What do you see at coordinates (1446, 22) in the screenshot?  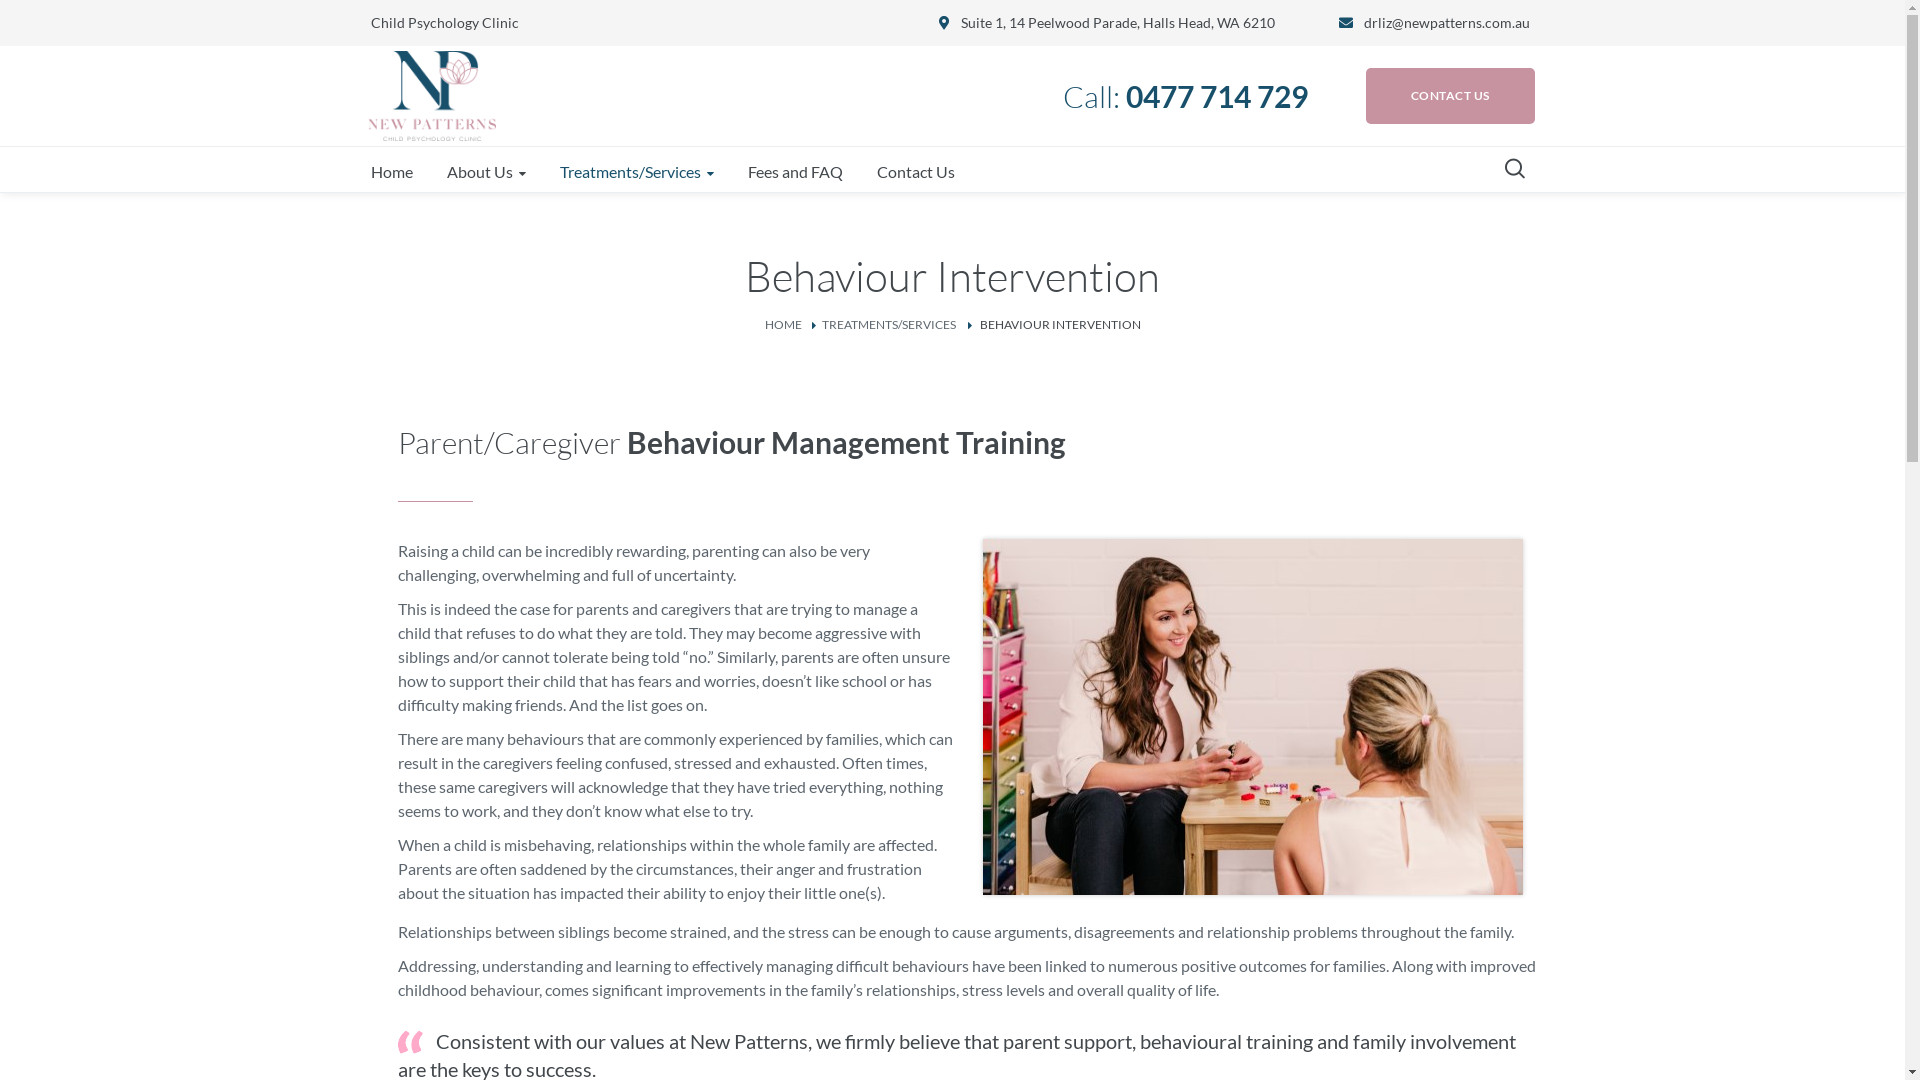 I see `'drliz@newpatterns.com.au'` at bounding box center [1446, 22].